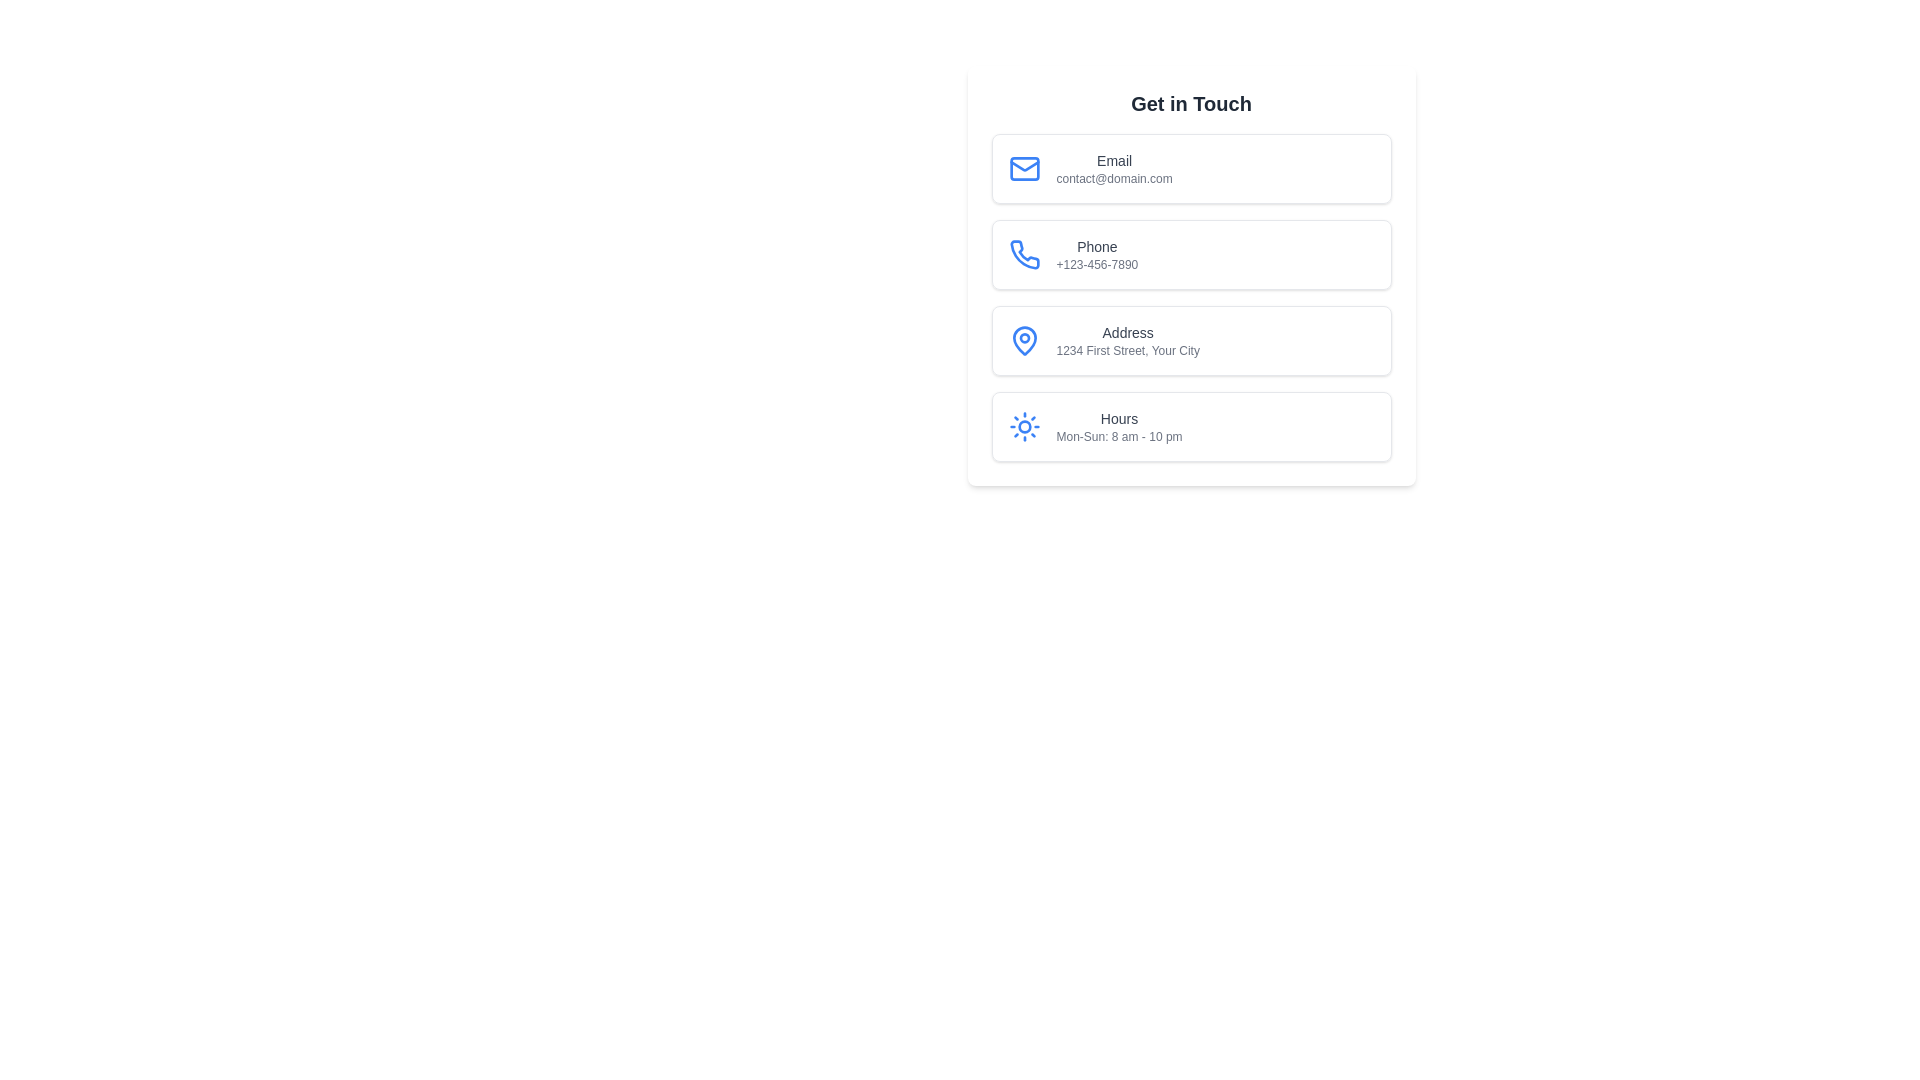  I want to click on the address display text label located in the 'Get in Touch' section, beneath the 'Address' label and icon, which provides location details to the user, so click(1128, 350).